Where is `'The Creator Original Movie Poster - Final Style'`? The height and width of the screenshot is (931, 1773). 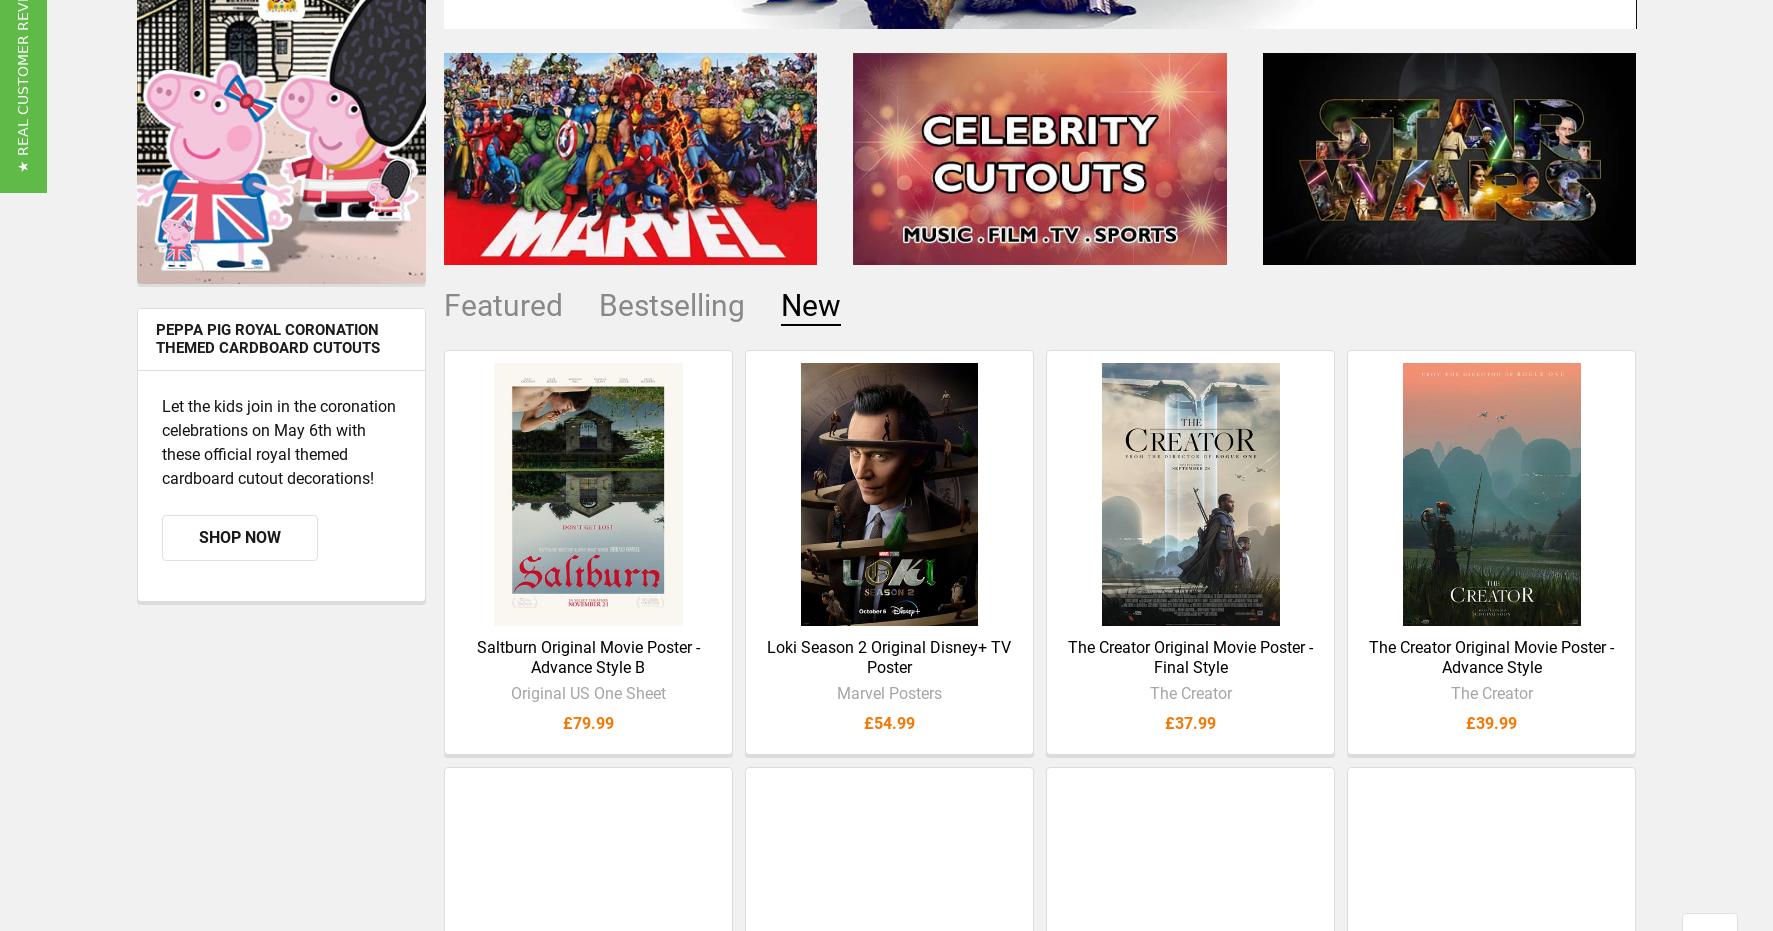 'The Creator Original Movie Poster - Final Style' is located at coordinates (1067, 672).